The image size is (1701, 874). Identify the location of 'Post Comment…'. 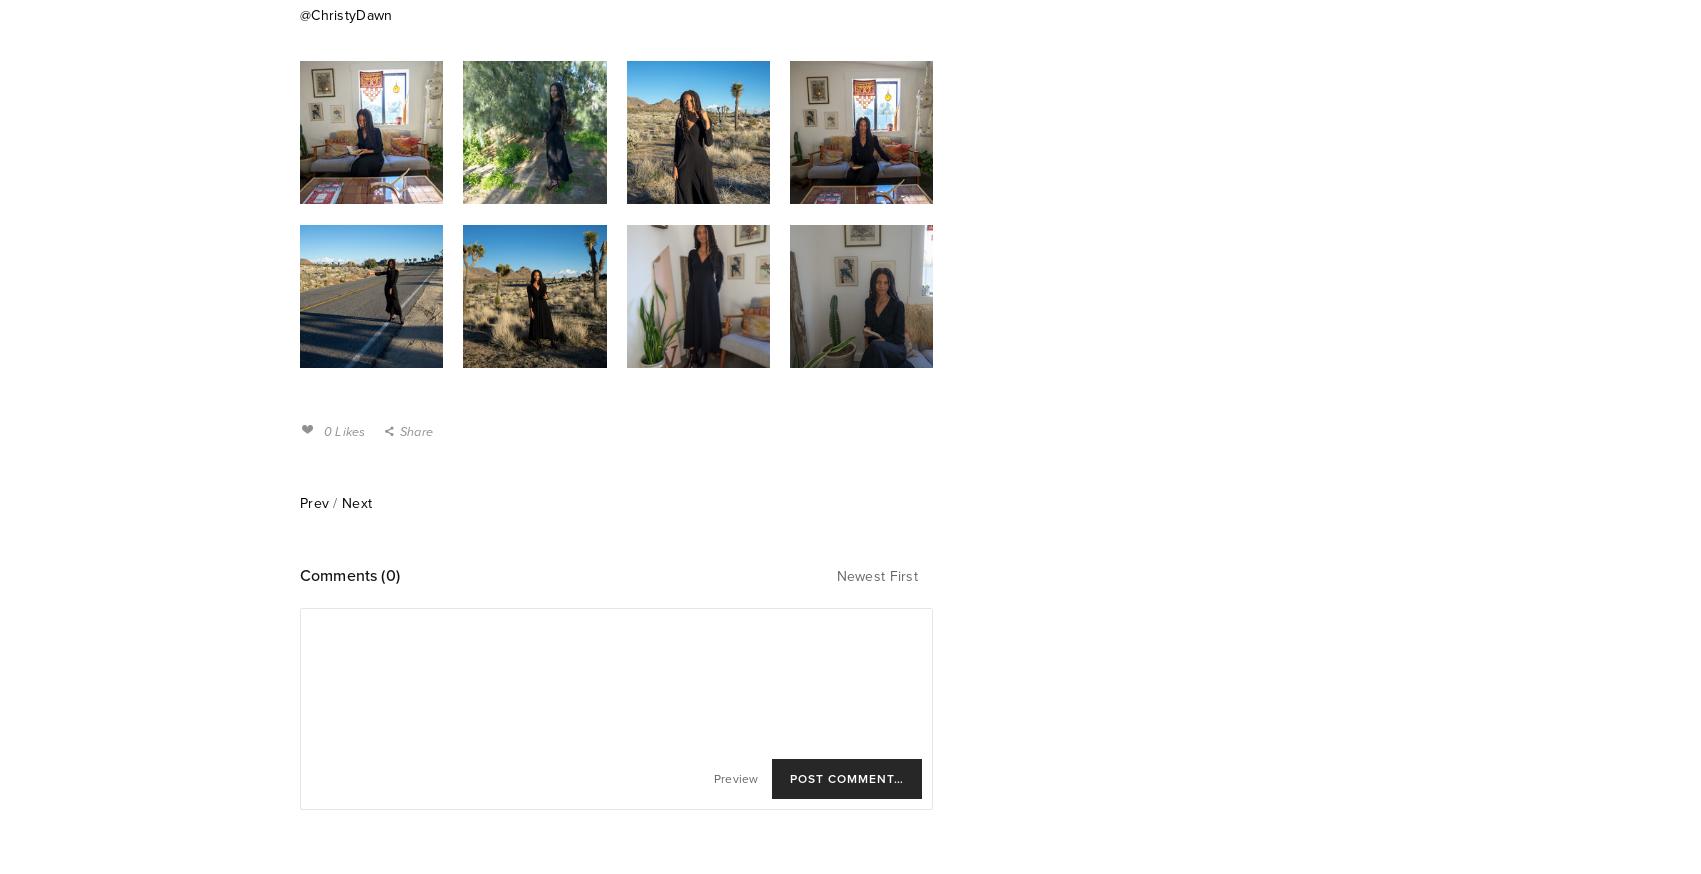
(846, 777).